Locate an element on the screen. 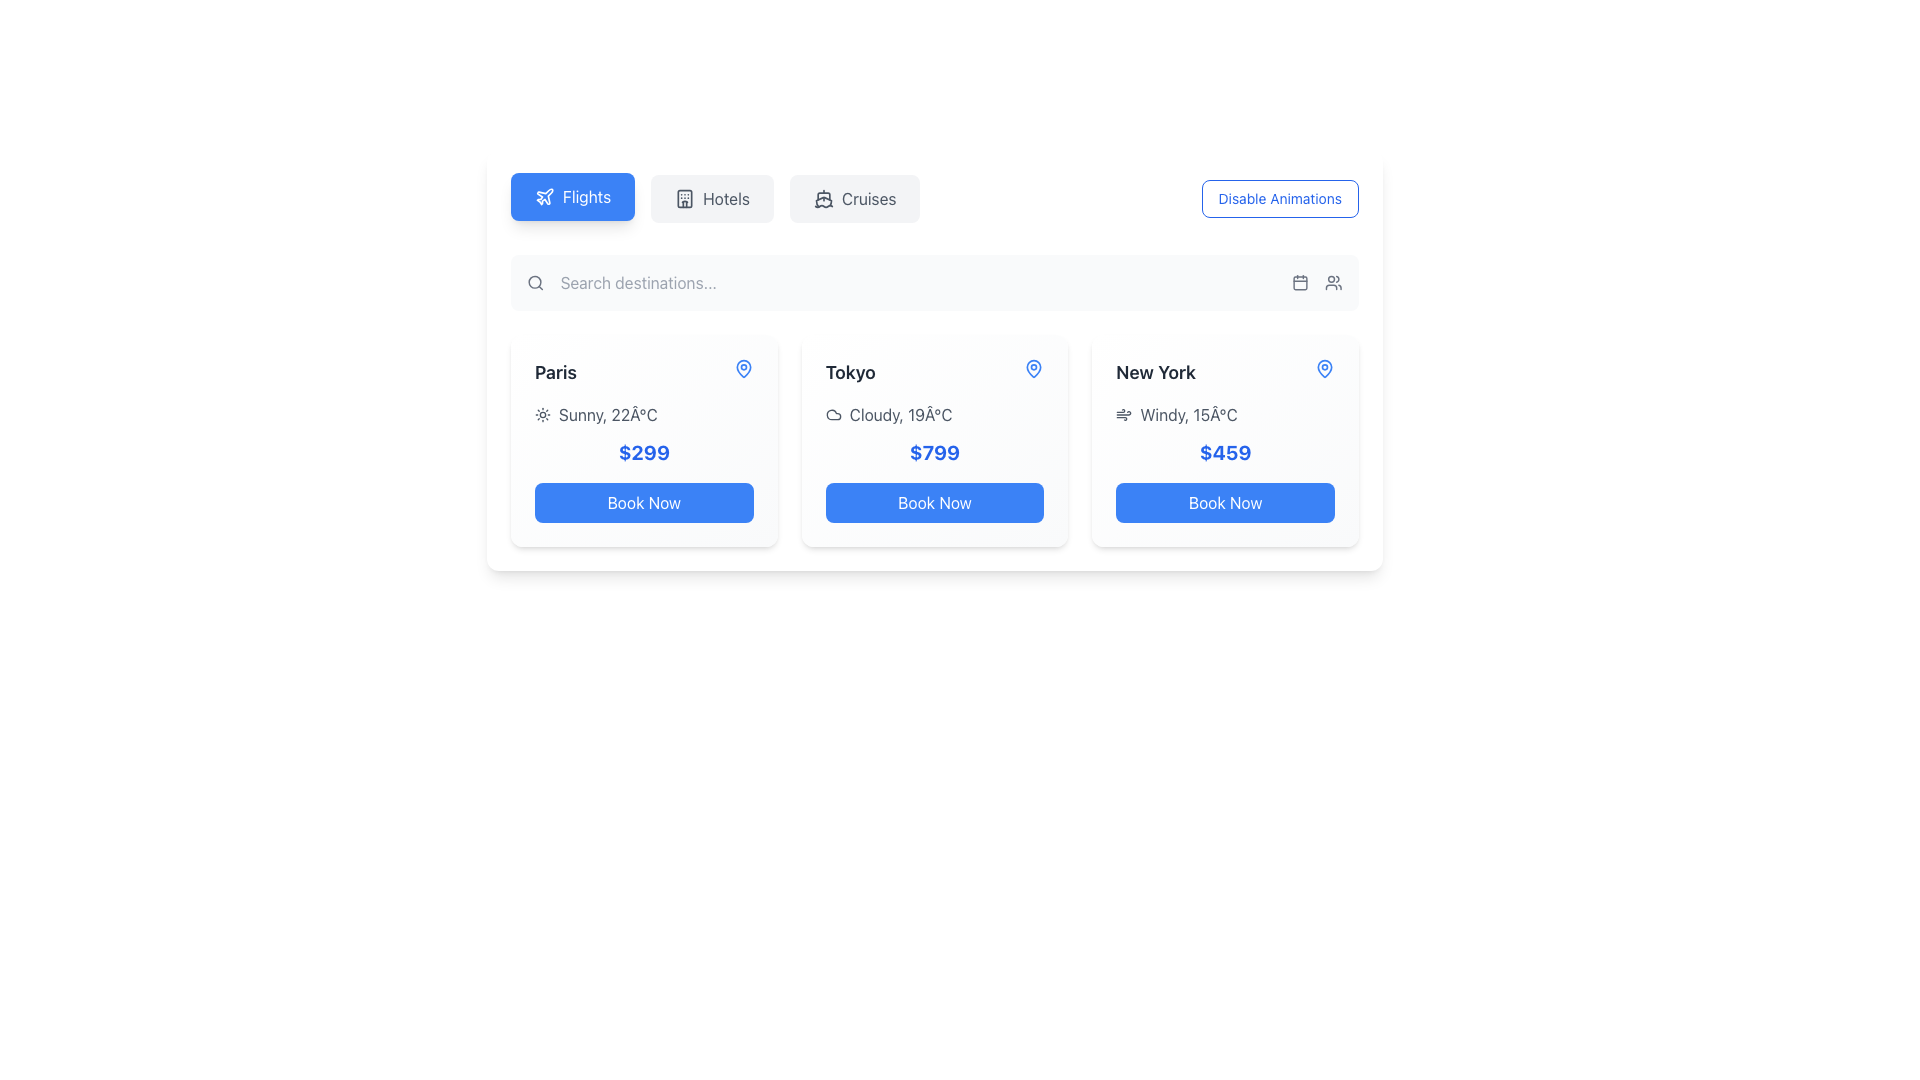 This screenshot has height=1080, width=1920. the text label displaying the price for the Tokyo travel booking, located in the middle card of the horizontally scrolling section, below the weather and temperature row and above the 'Book Now' button is located at coordinates (934, 452).